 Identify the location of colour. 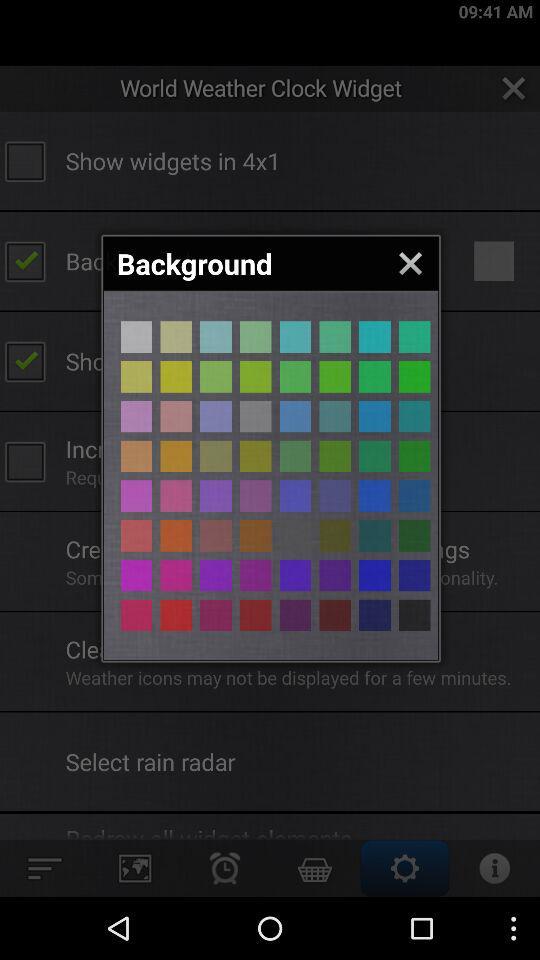
(176, 614).